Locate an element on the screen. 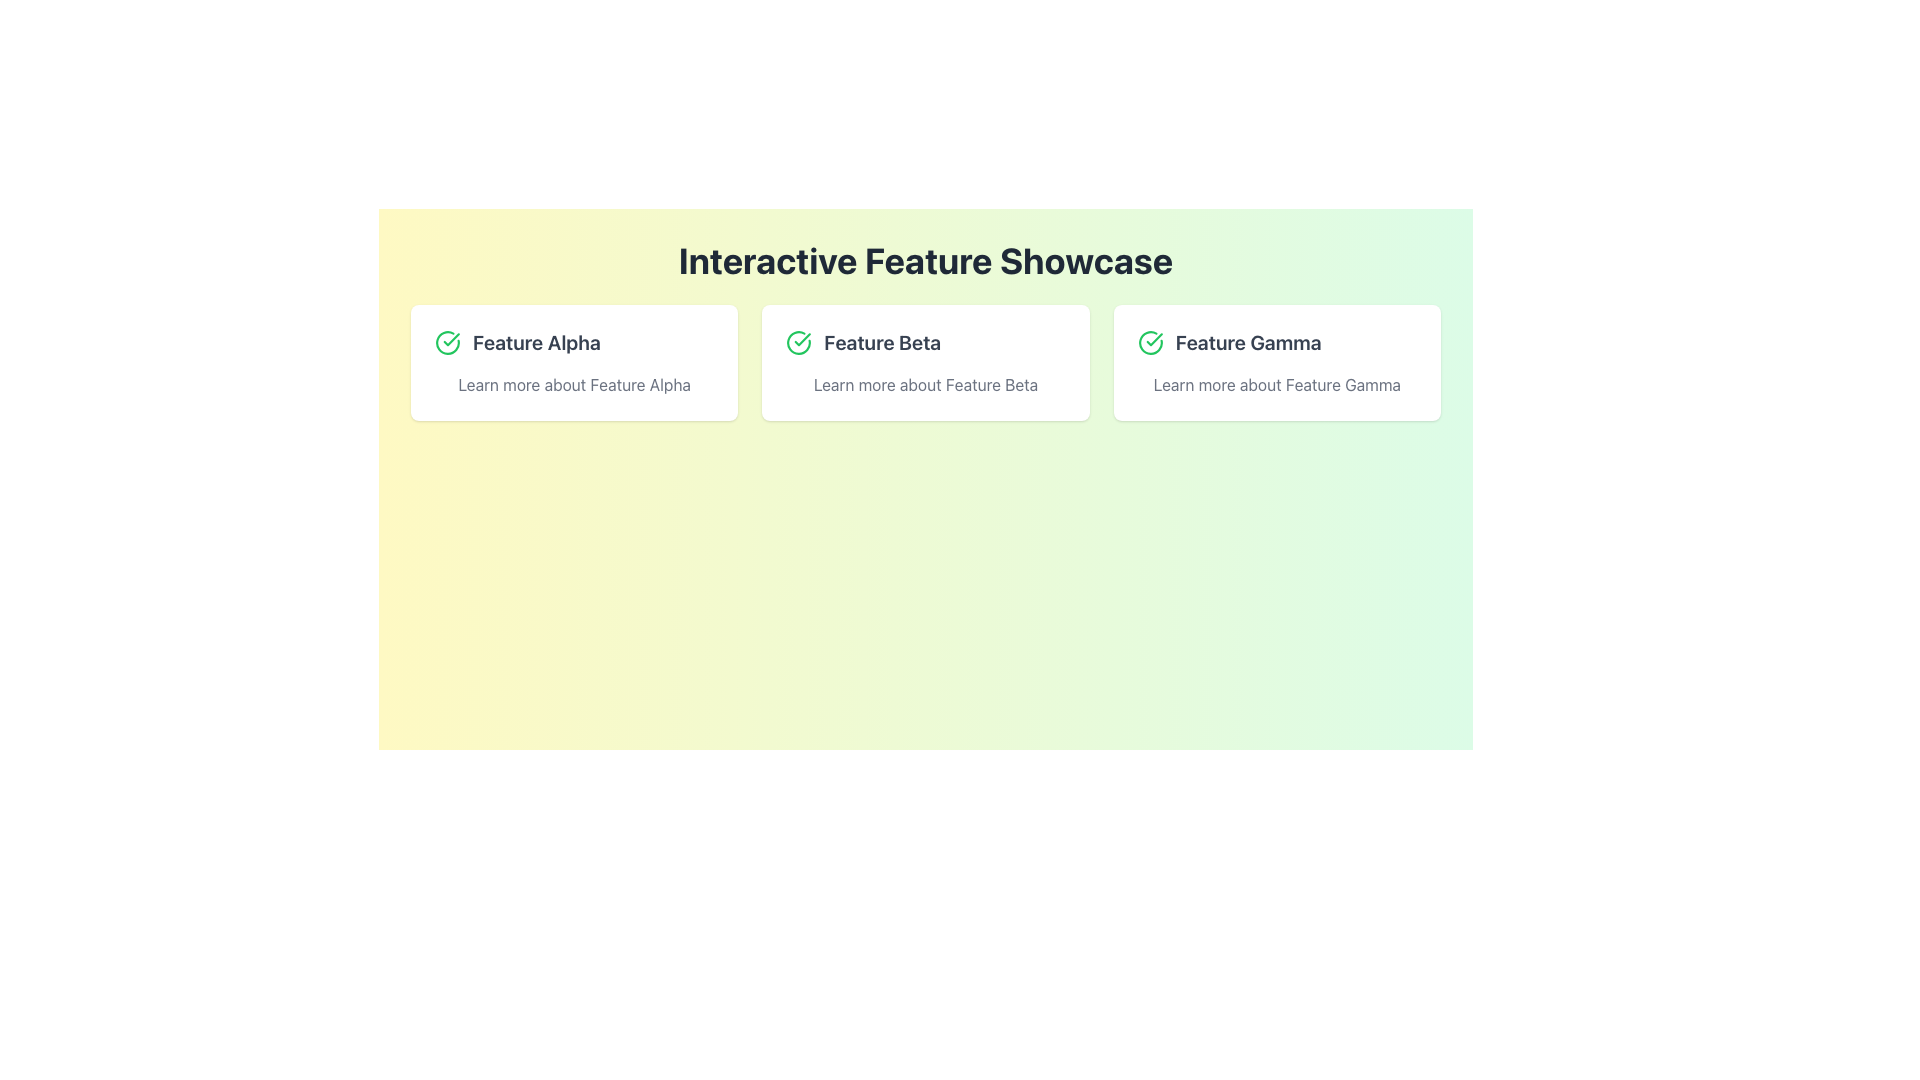  text of the bold, large text label displaying 'Feature Alpha', which is prominently positioned as the title for the first feature card in the interface is located at coordinates (536, 342).